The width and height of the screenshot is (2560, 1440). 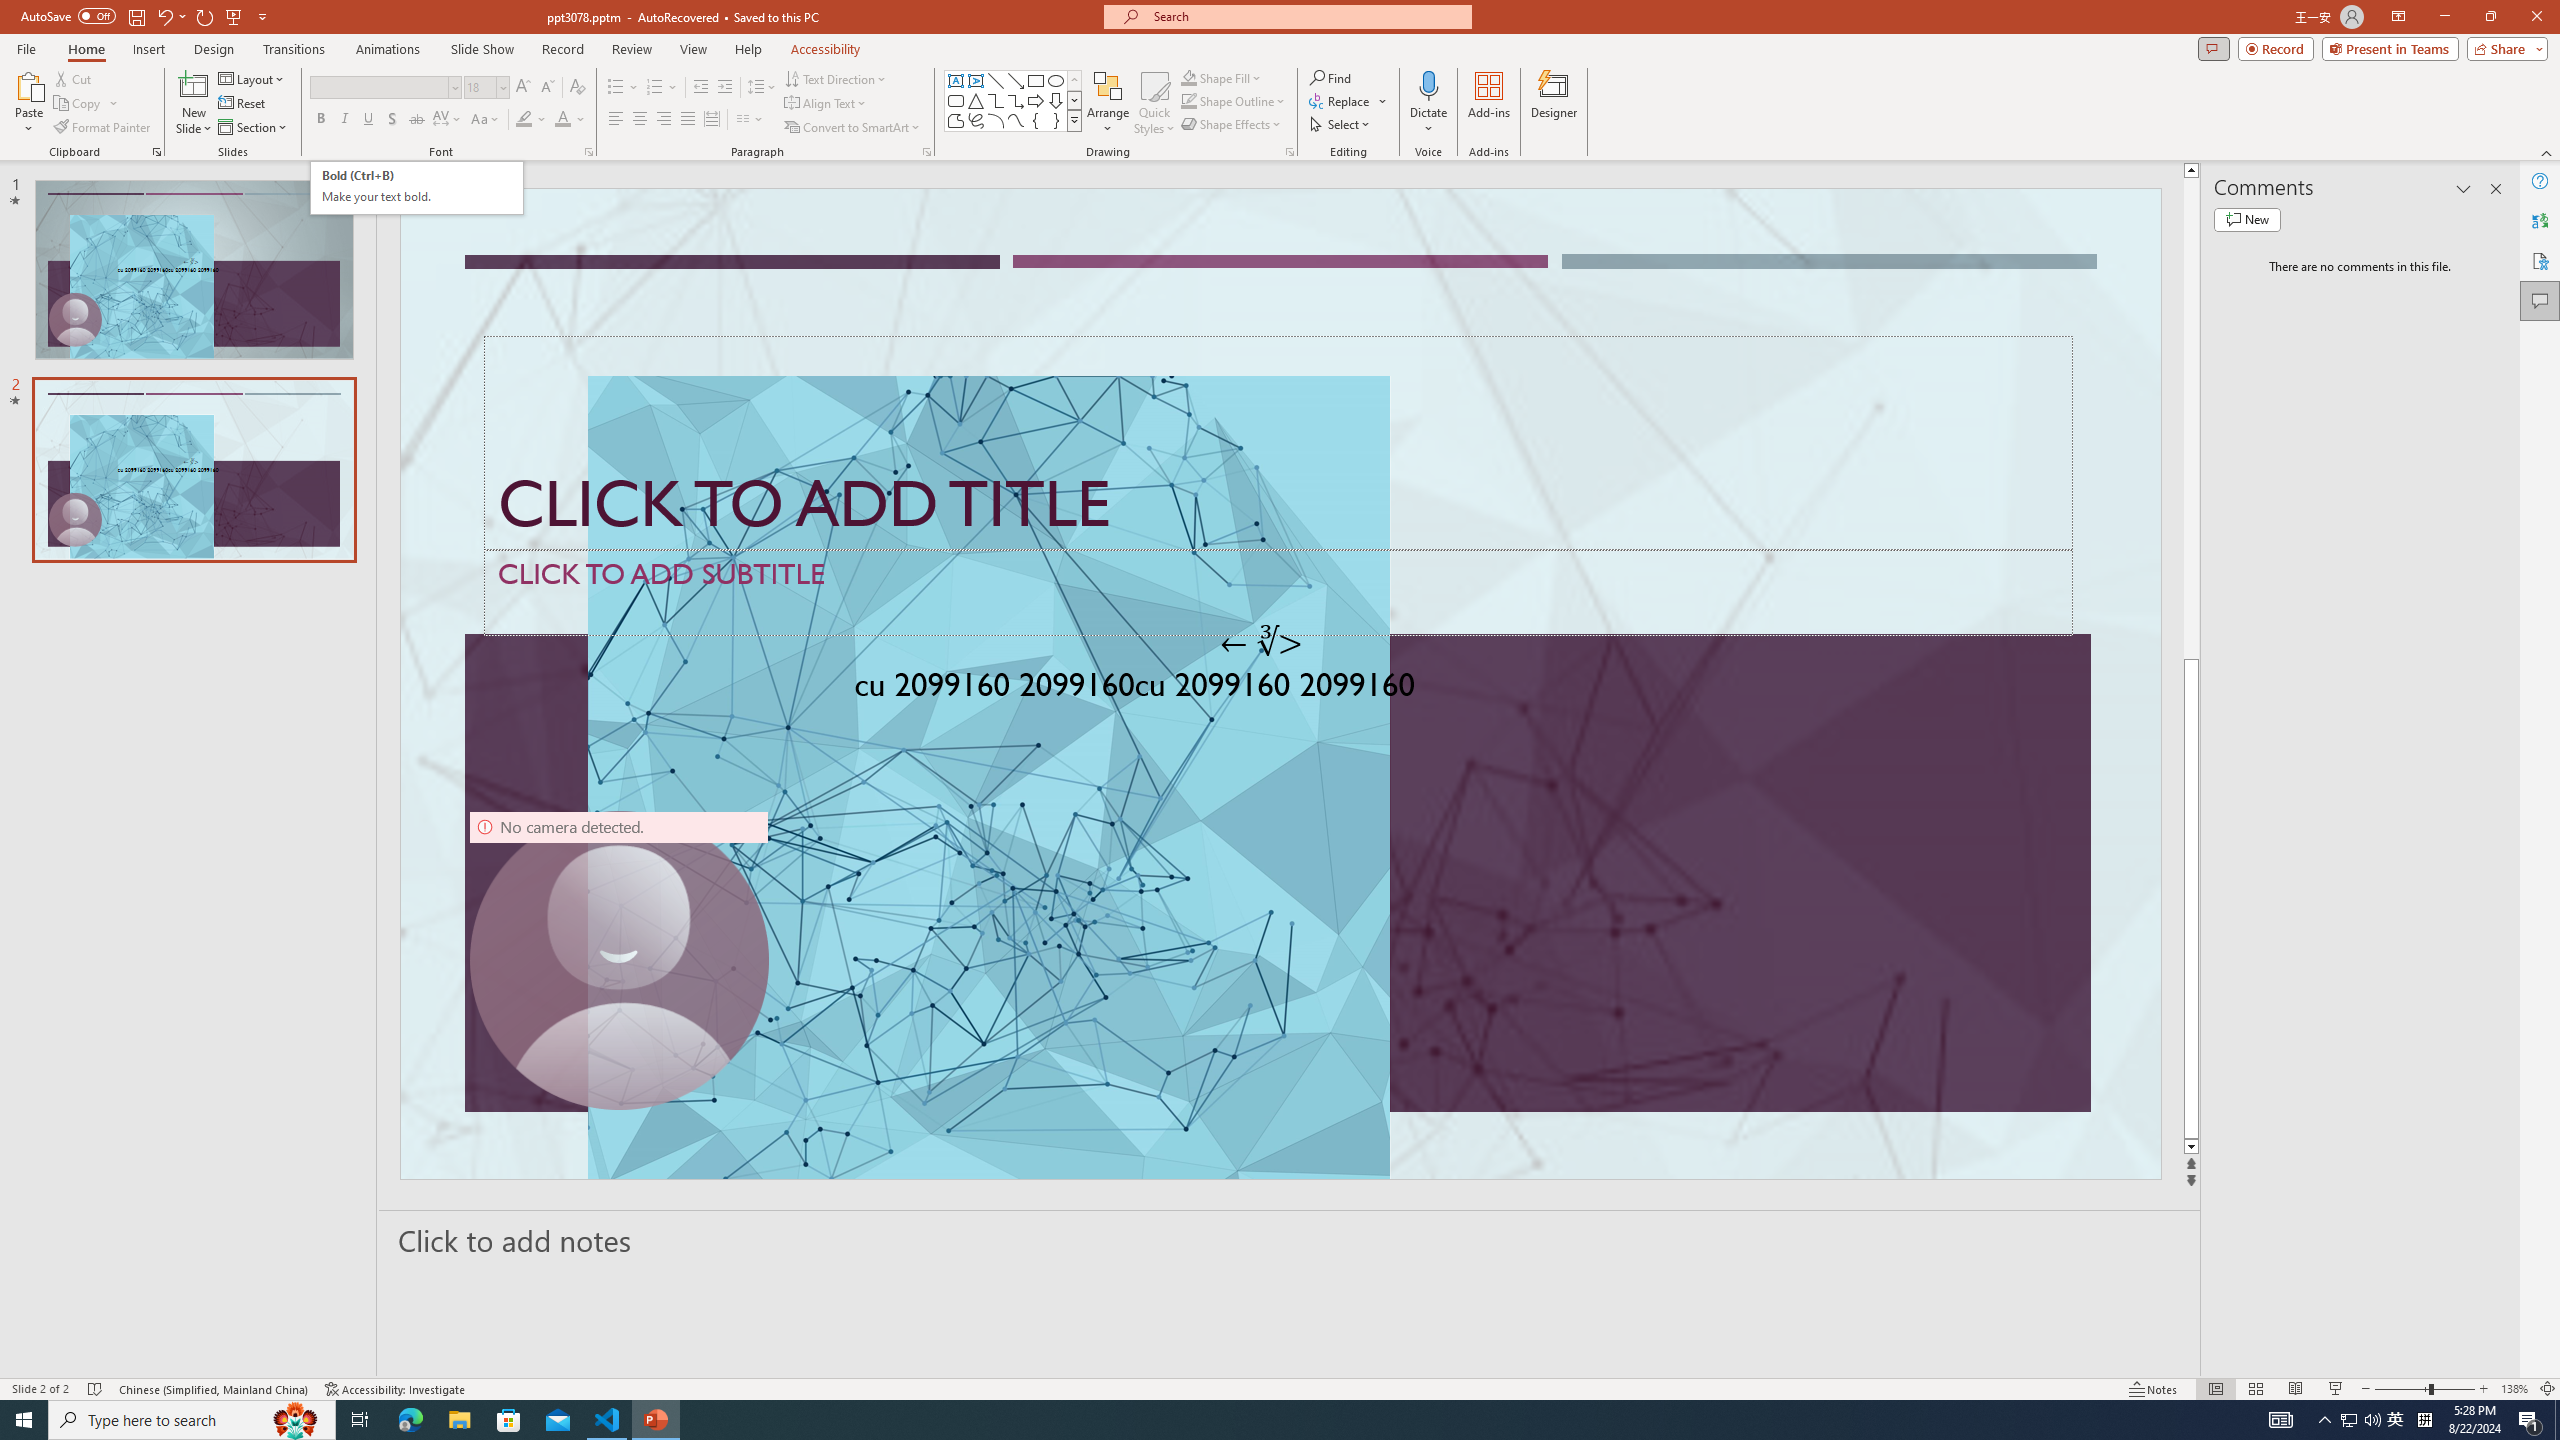 What do you see at coordinates (994, 80) in the screenshot?
I see `'Line'` at bounding box center [994, 80].